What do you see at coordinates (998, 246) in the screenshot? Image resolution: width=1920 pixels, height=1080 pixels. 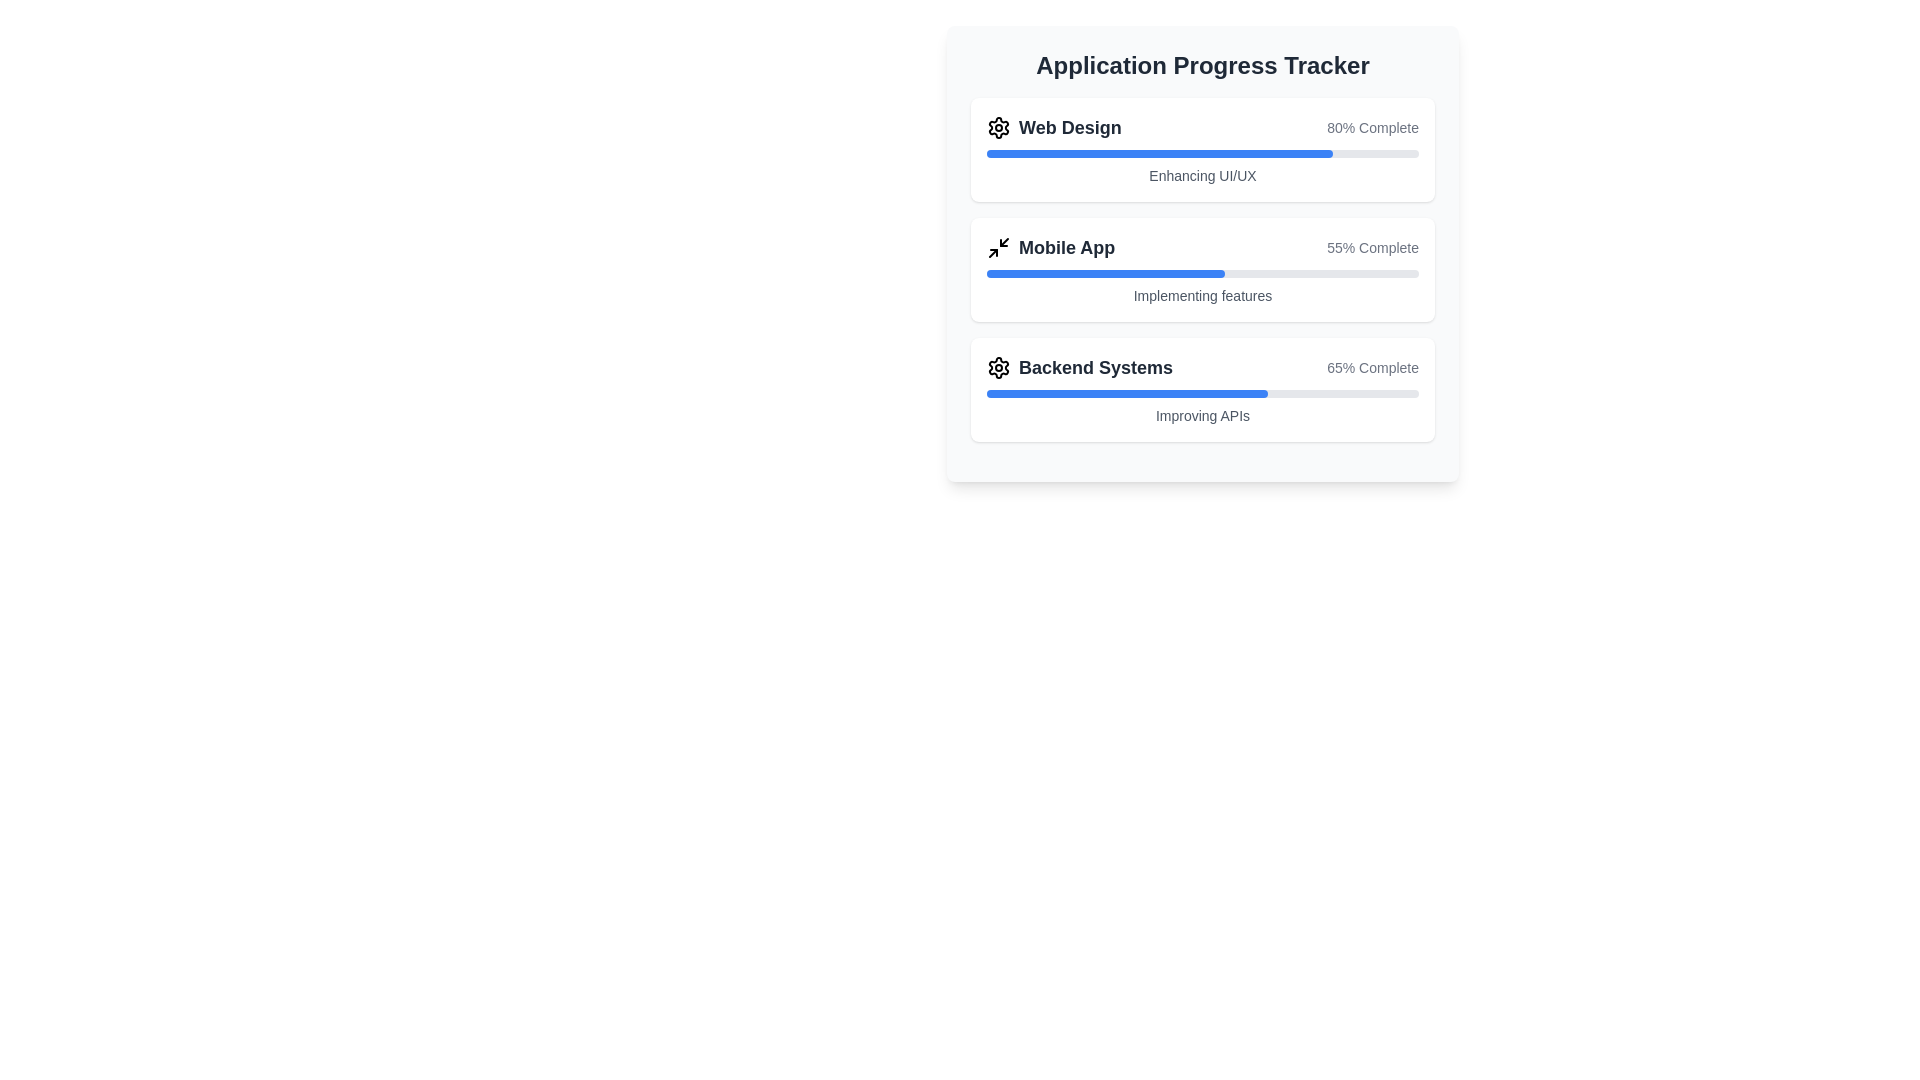 I see `the distinctive icon composed of arrows pointing outward, which is part of the 'Mobile App' group and located to the left of the 'Mobile App' label` at bounding box center [998, 246].